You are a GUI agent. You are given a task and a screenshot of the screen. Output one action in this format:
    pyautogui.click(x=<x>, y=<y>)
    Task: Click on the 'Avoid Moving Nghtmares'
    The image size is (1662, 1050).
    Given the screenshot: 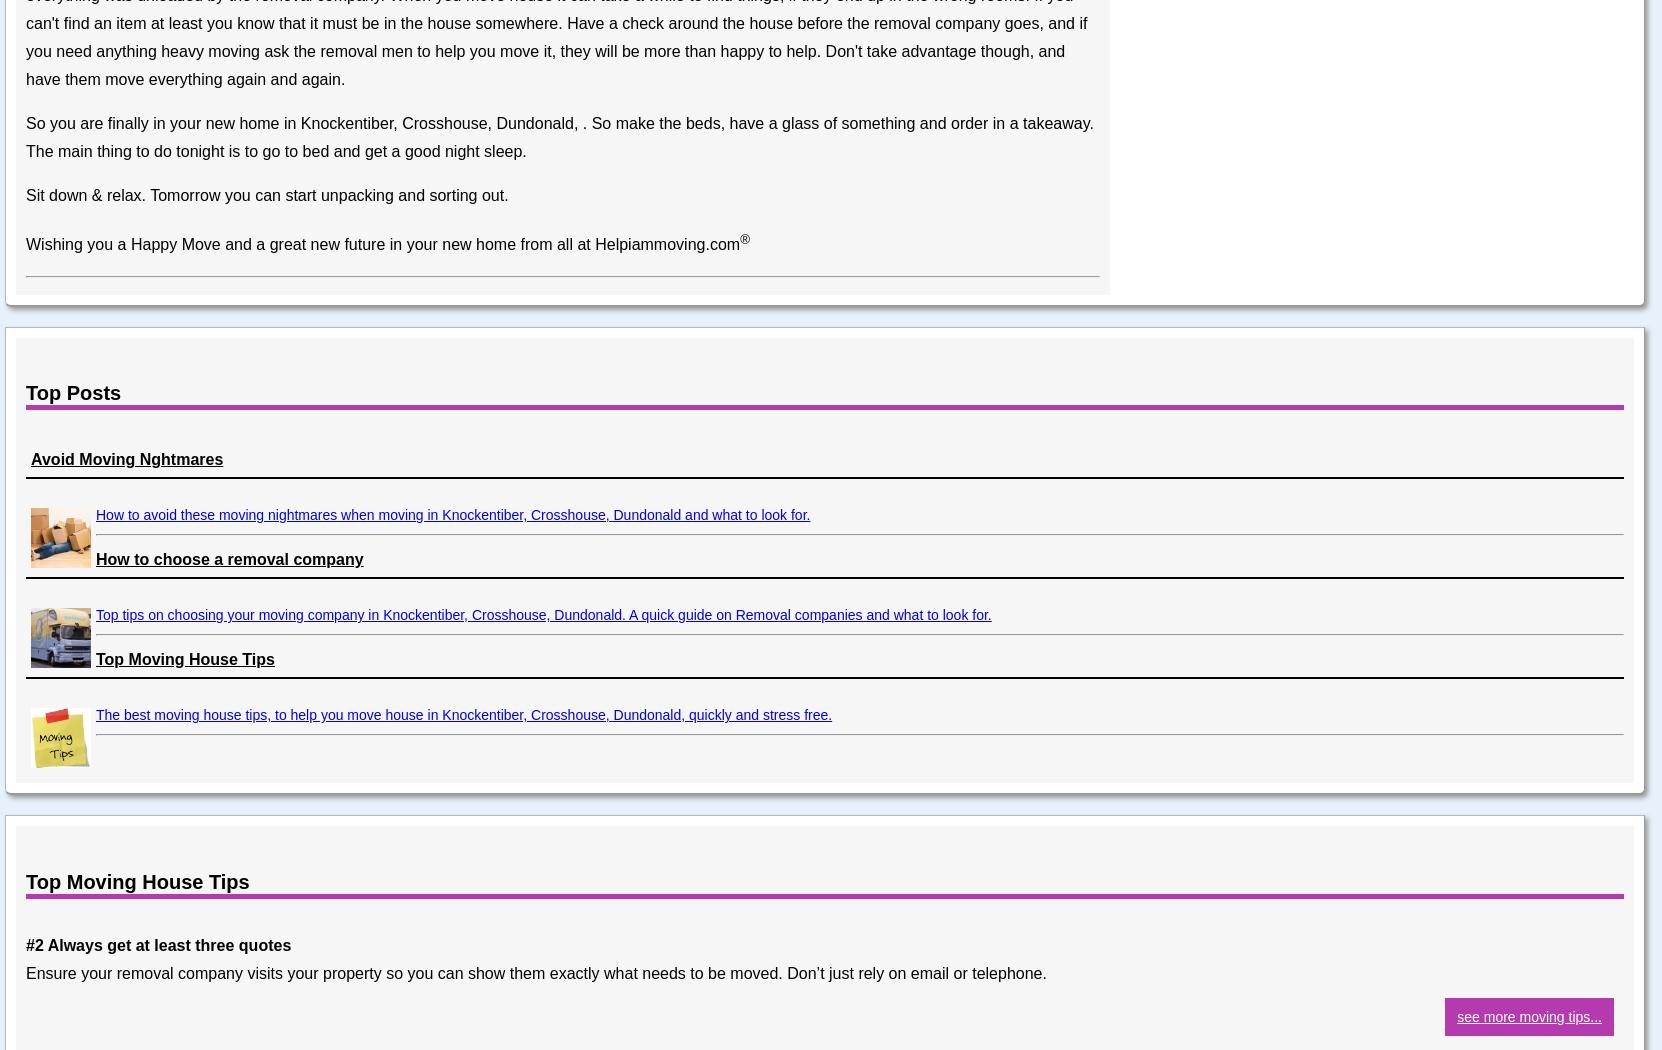 What is the action you would take?
    pyautogui.click(x=126, y=459)
    